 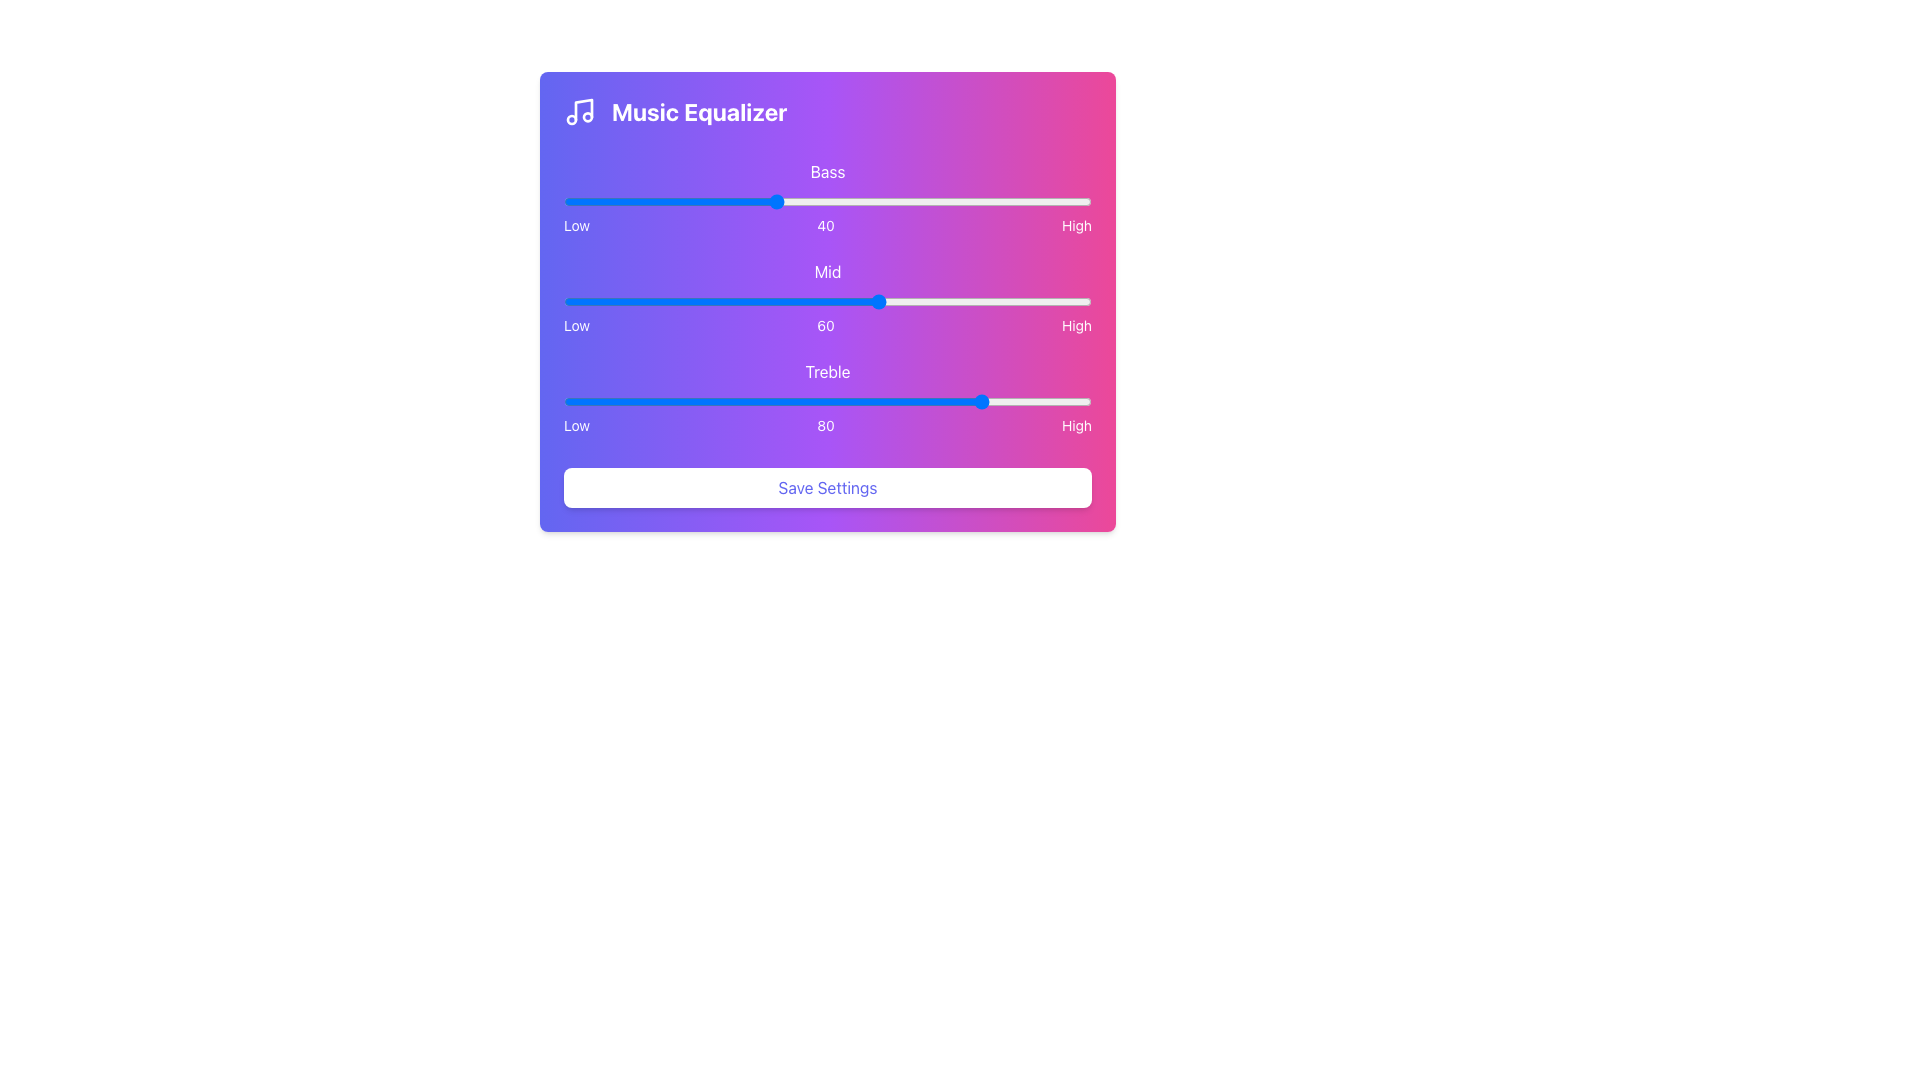 What do you see at coordinates (825, 325) in the screenshot?
I see `the Static Text Label displaying the number '60', which is centrally positioned between the labels 'Low' and 'High'` at bounding box center [825, 325].